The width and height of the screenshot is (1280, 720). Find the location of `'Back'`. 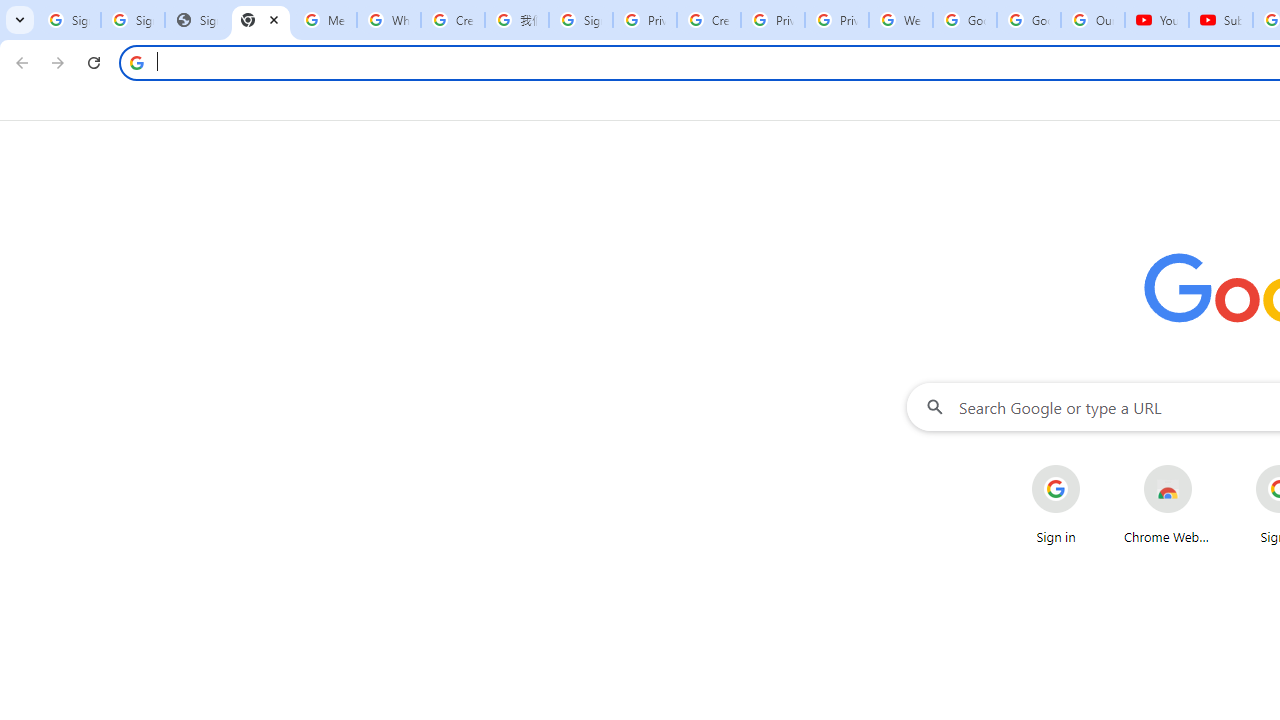

'Back' is located at coordinates (19, 61).